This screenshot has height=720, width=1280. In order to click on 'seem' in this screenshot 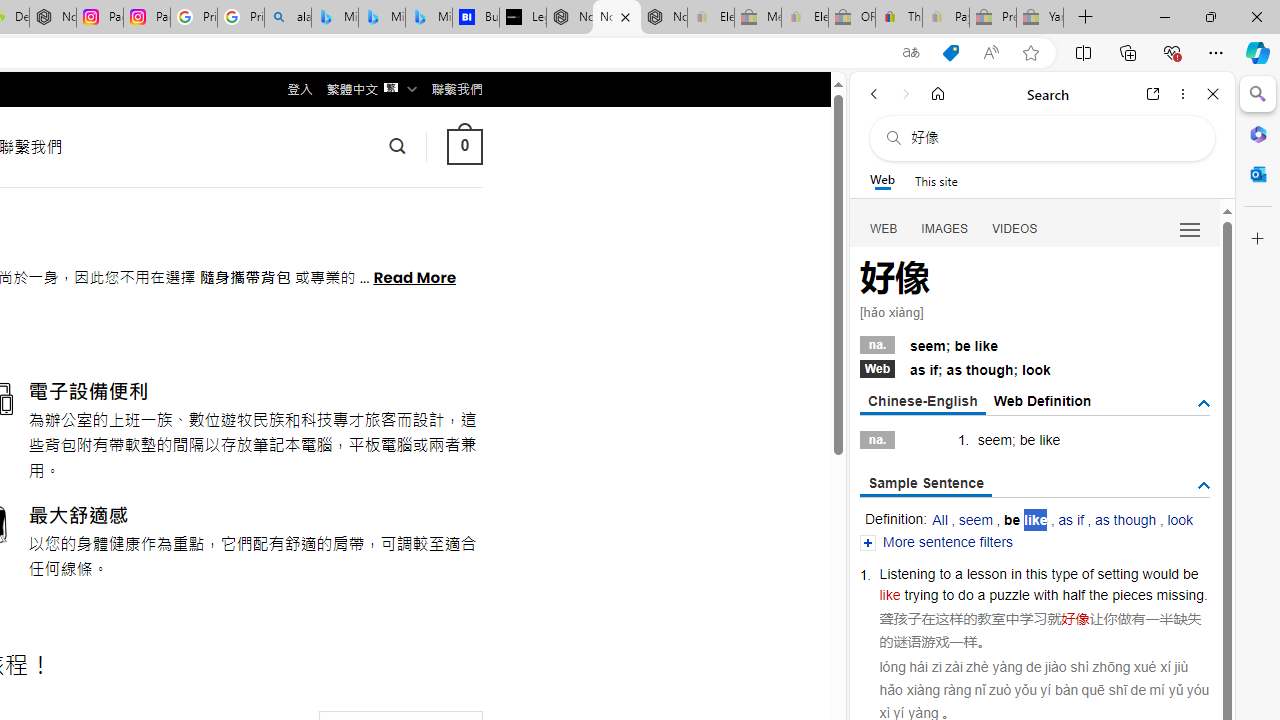, I will do `click(975, 519)`.